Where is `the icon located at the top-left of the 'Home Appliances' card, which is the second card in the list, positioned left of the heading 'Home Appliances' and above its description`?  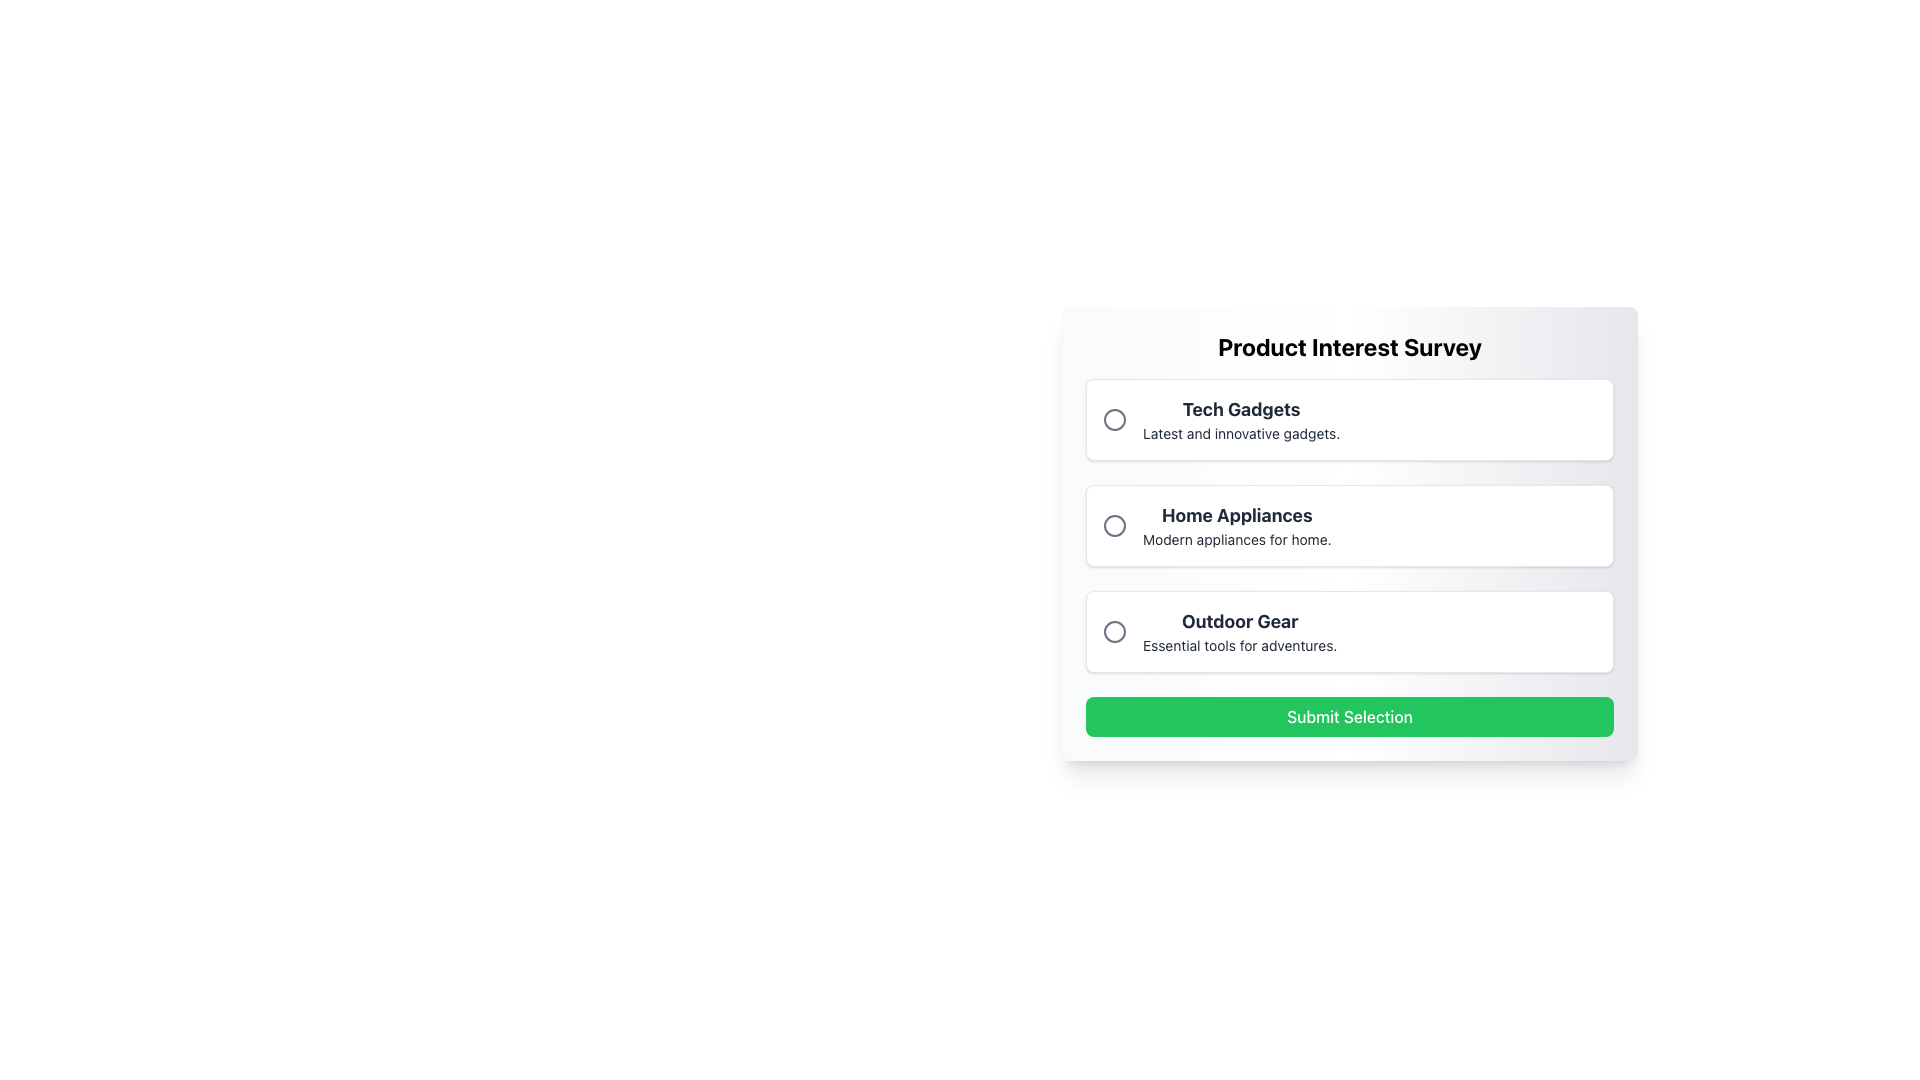 the icon located at the top-left of the 'Home Appliances' card, which is the second card in the list, positioned left of the heading 'Home Appliances' and above its description is located at coordinates (1113, 524).